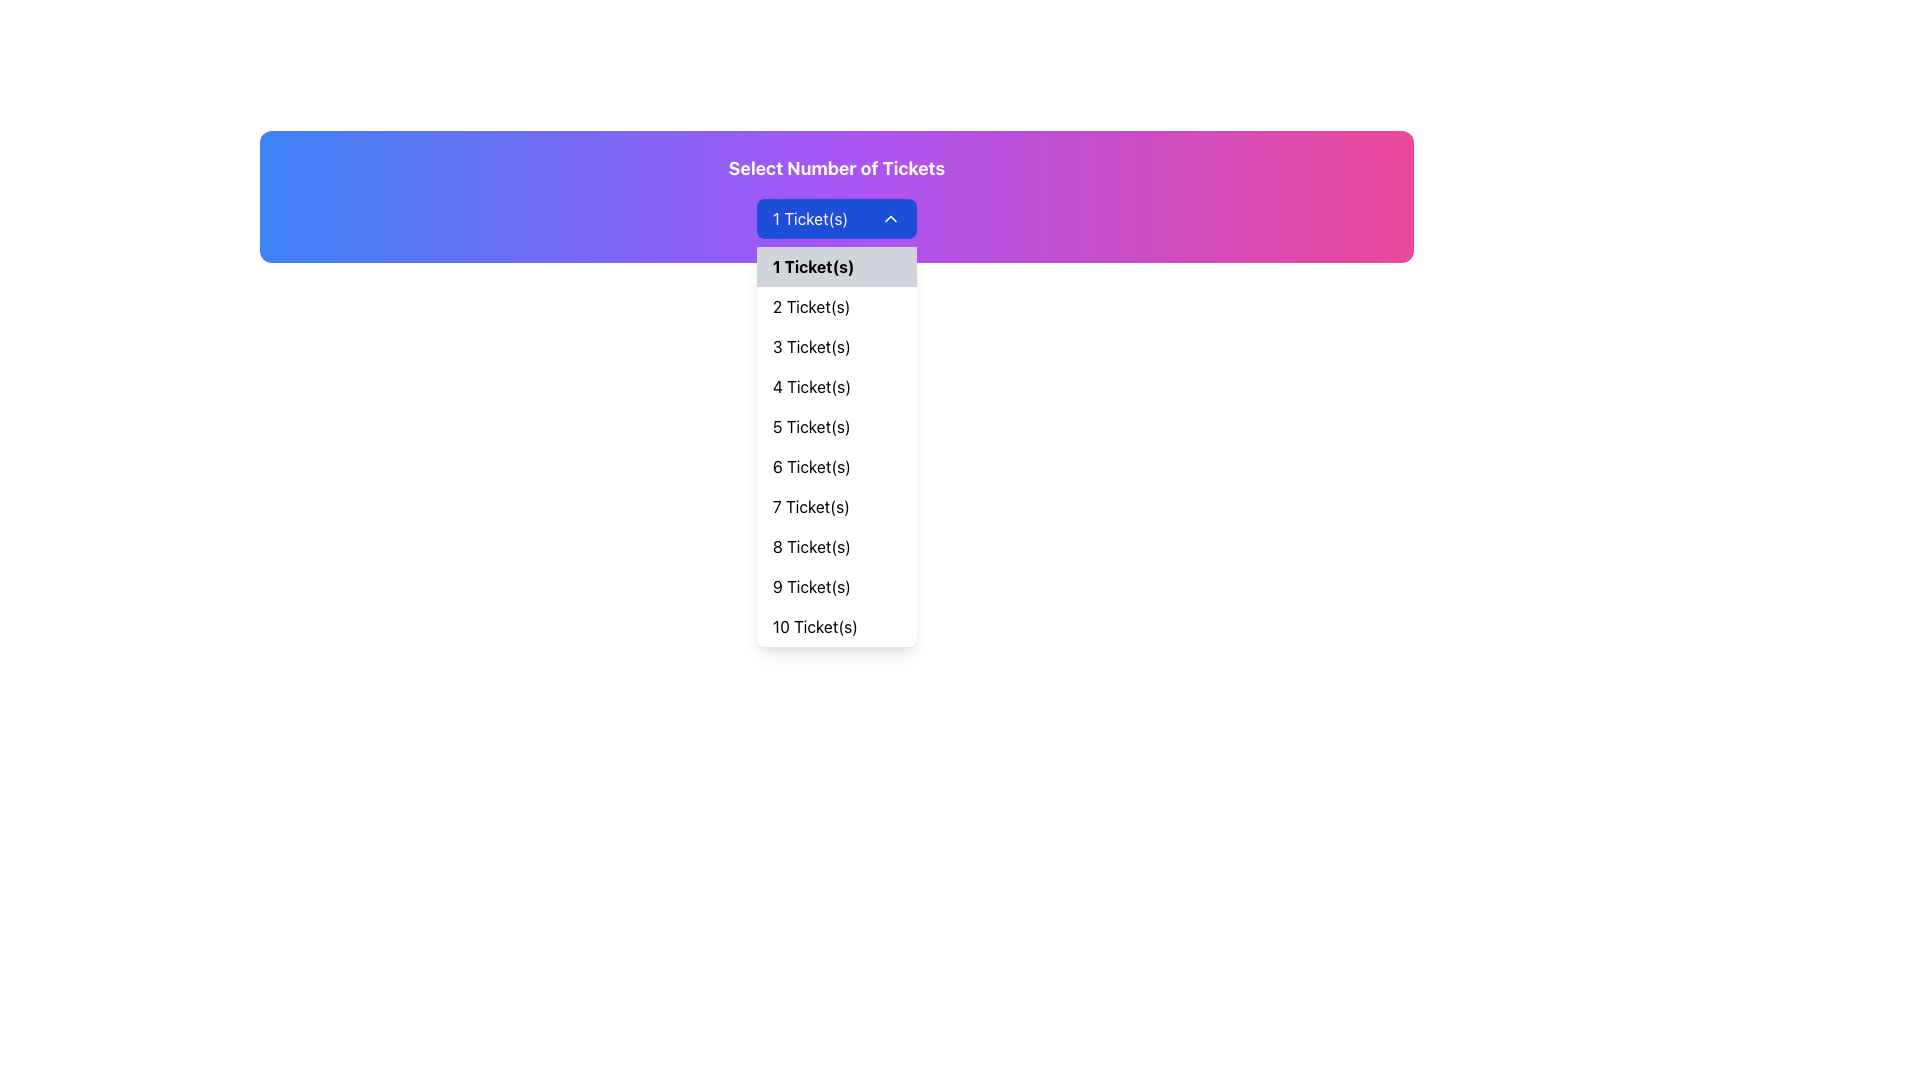 This screenshot has width=1920, height=1080. What do you see at coordinates (836, 626) in the screenshot?
I see `the dropdown list option displaying '10 Ticket(s)'` at bounding box center [836, 626].